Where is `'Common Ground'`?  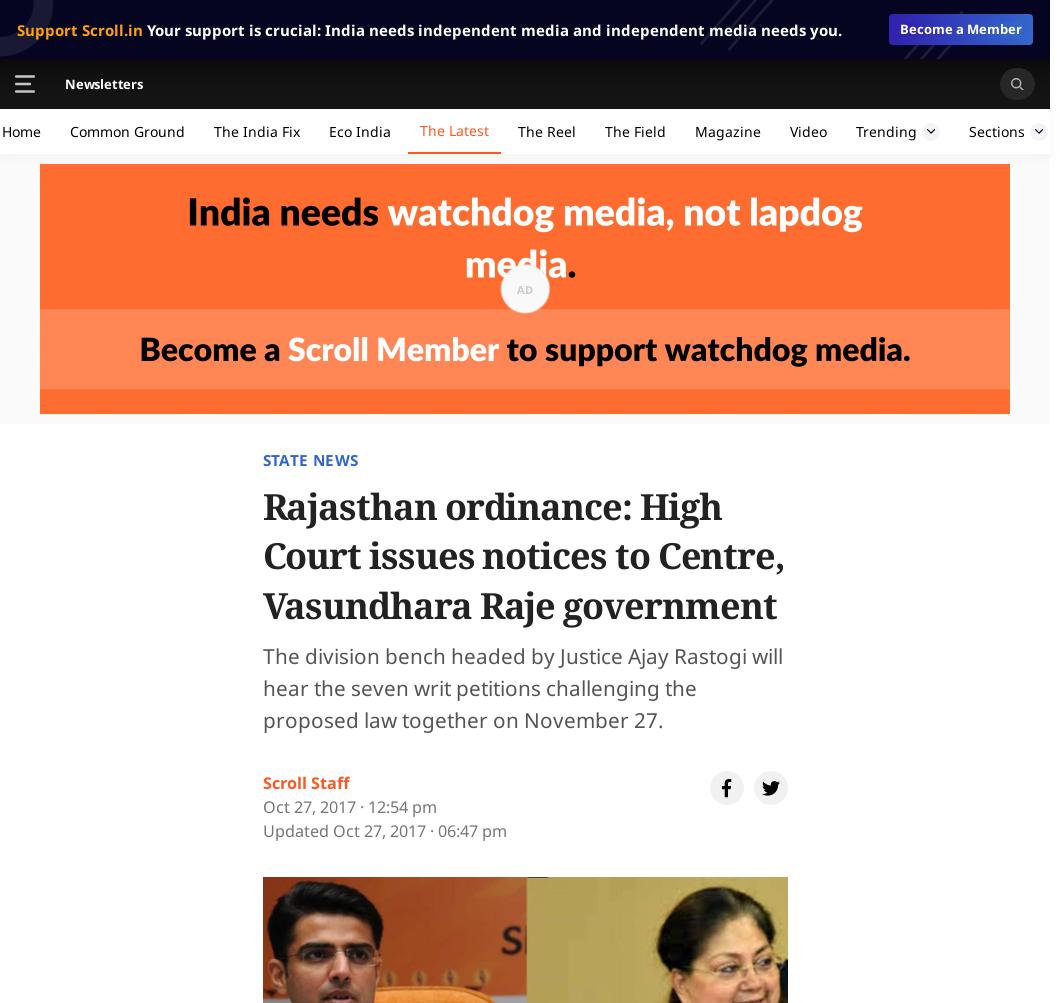
'Common Ground' is located at coordinates (69, 130).